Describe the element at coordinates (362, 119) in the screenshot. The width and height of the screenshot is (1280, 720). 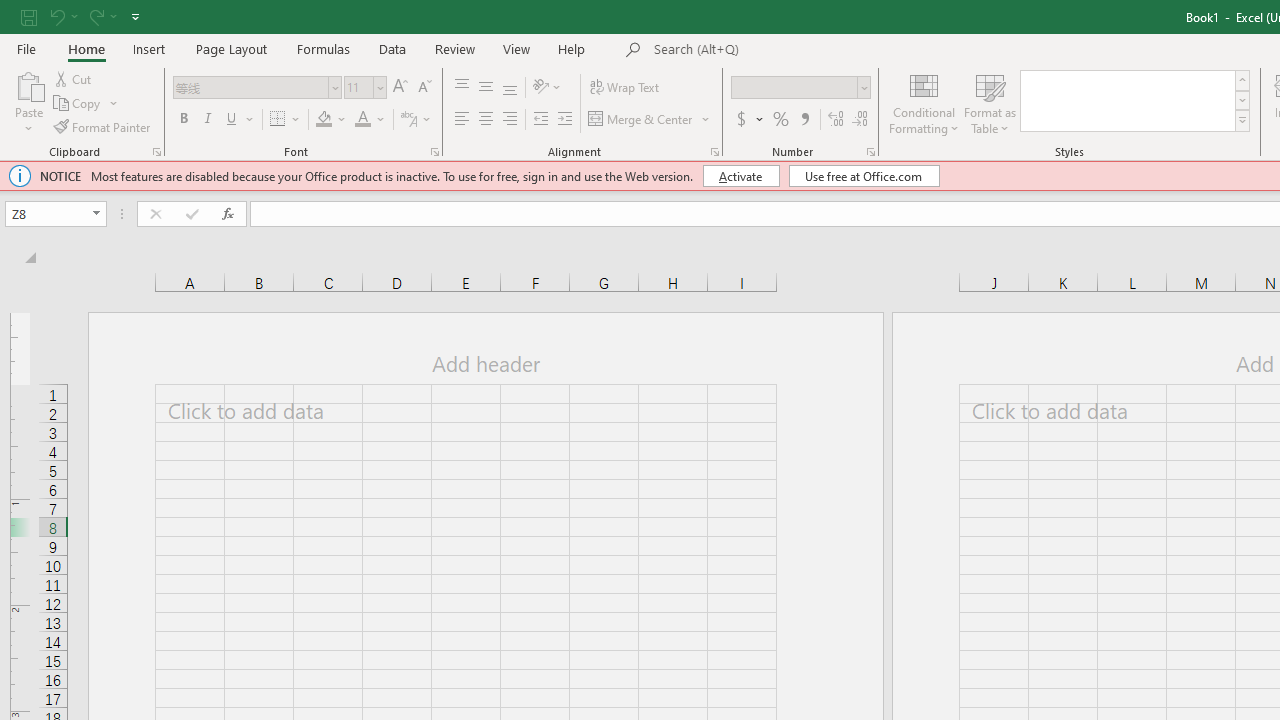
I see `'Font Color'` at that location.